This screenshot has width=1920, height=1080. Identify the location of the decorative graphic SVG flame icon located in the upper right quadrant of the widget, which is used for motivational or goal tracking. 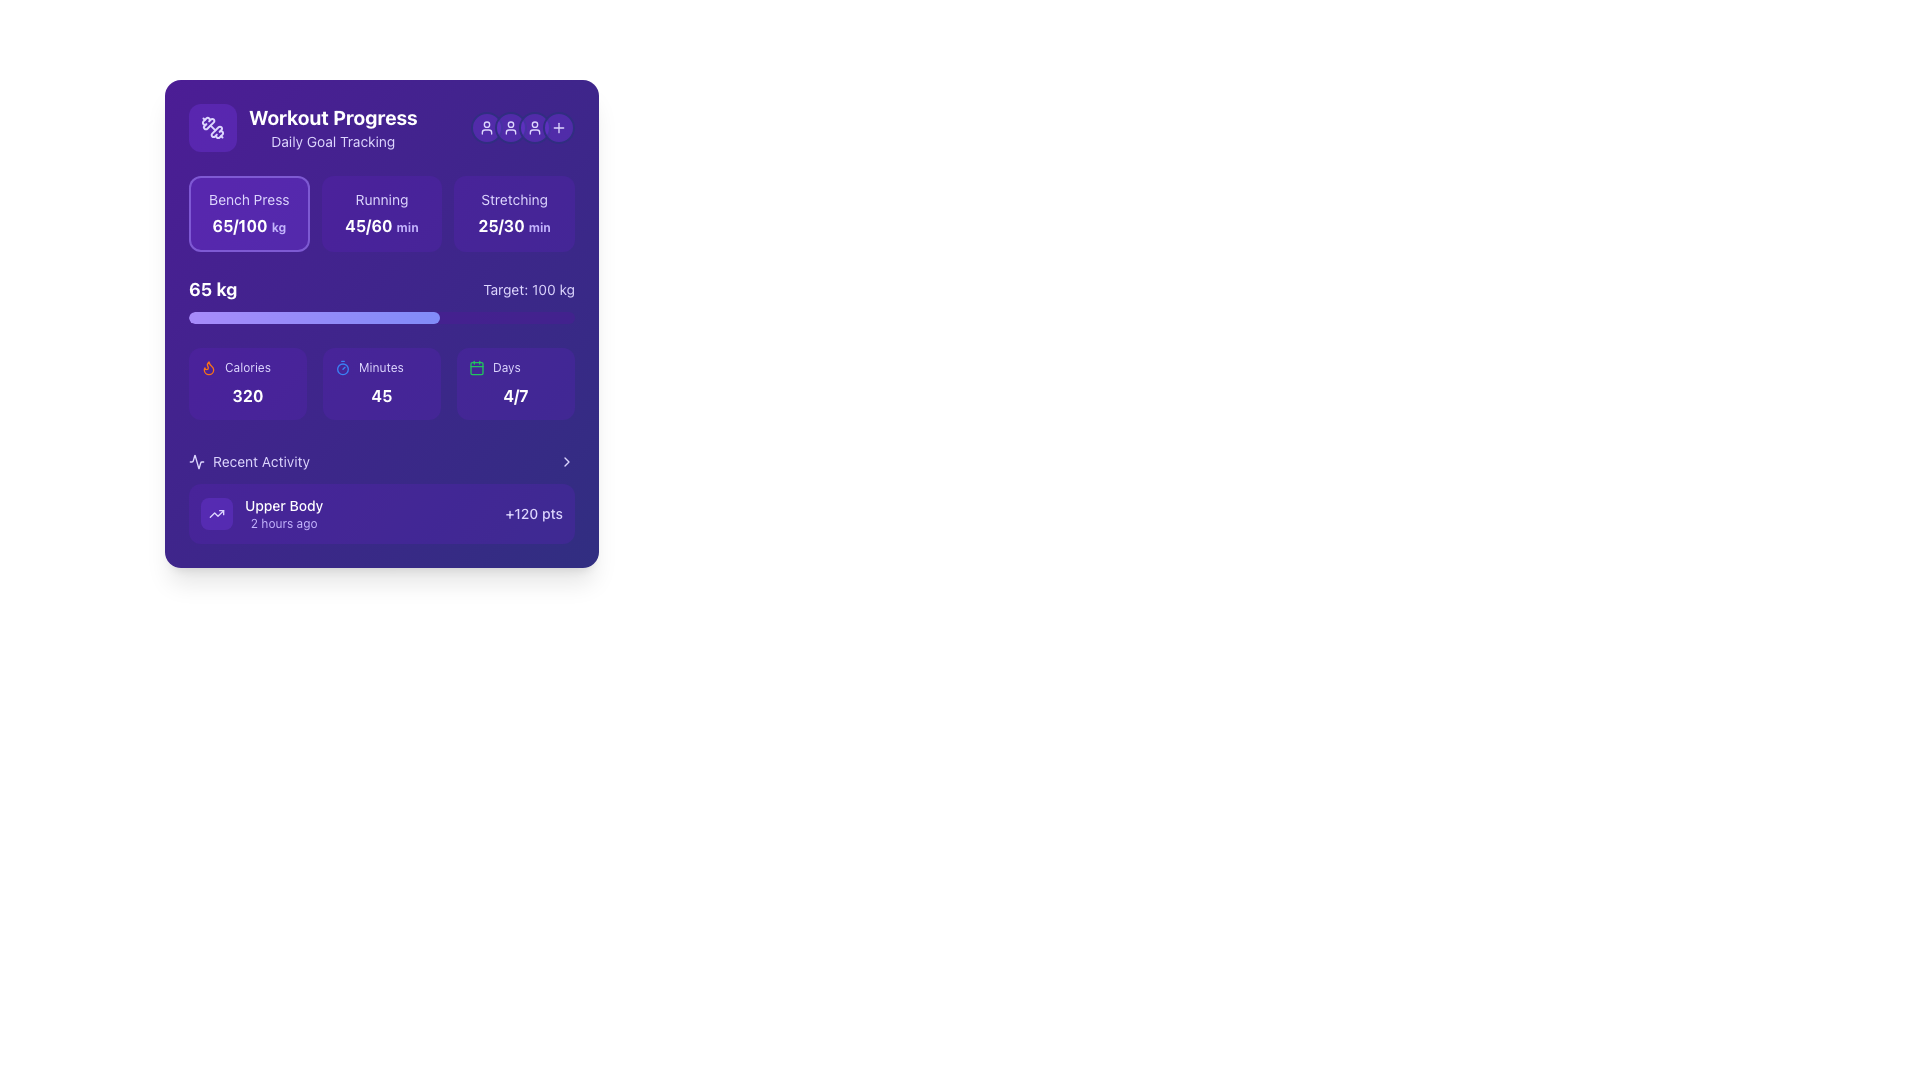
(209, 367).